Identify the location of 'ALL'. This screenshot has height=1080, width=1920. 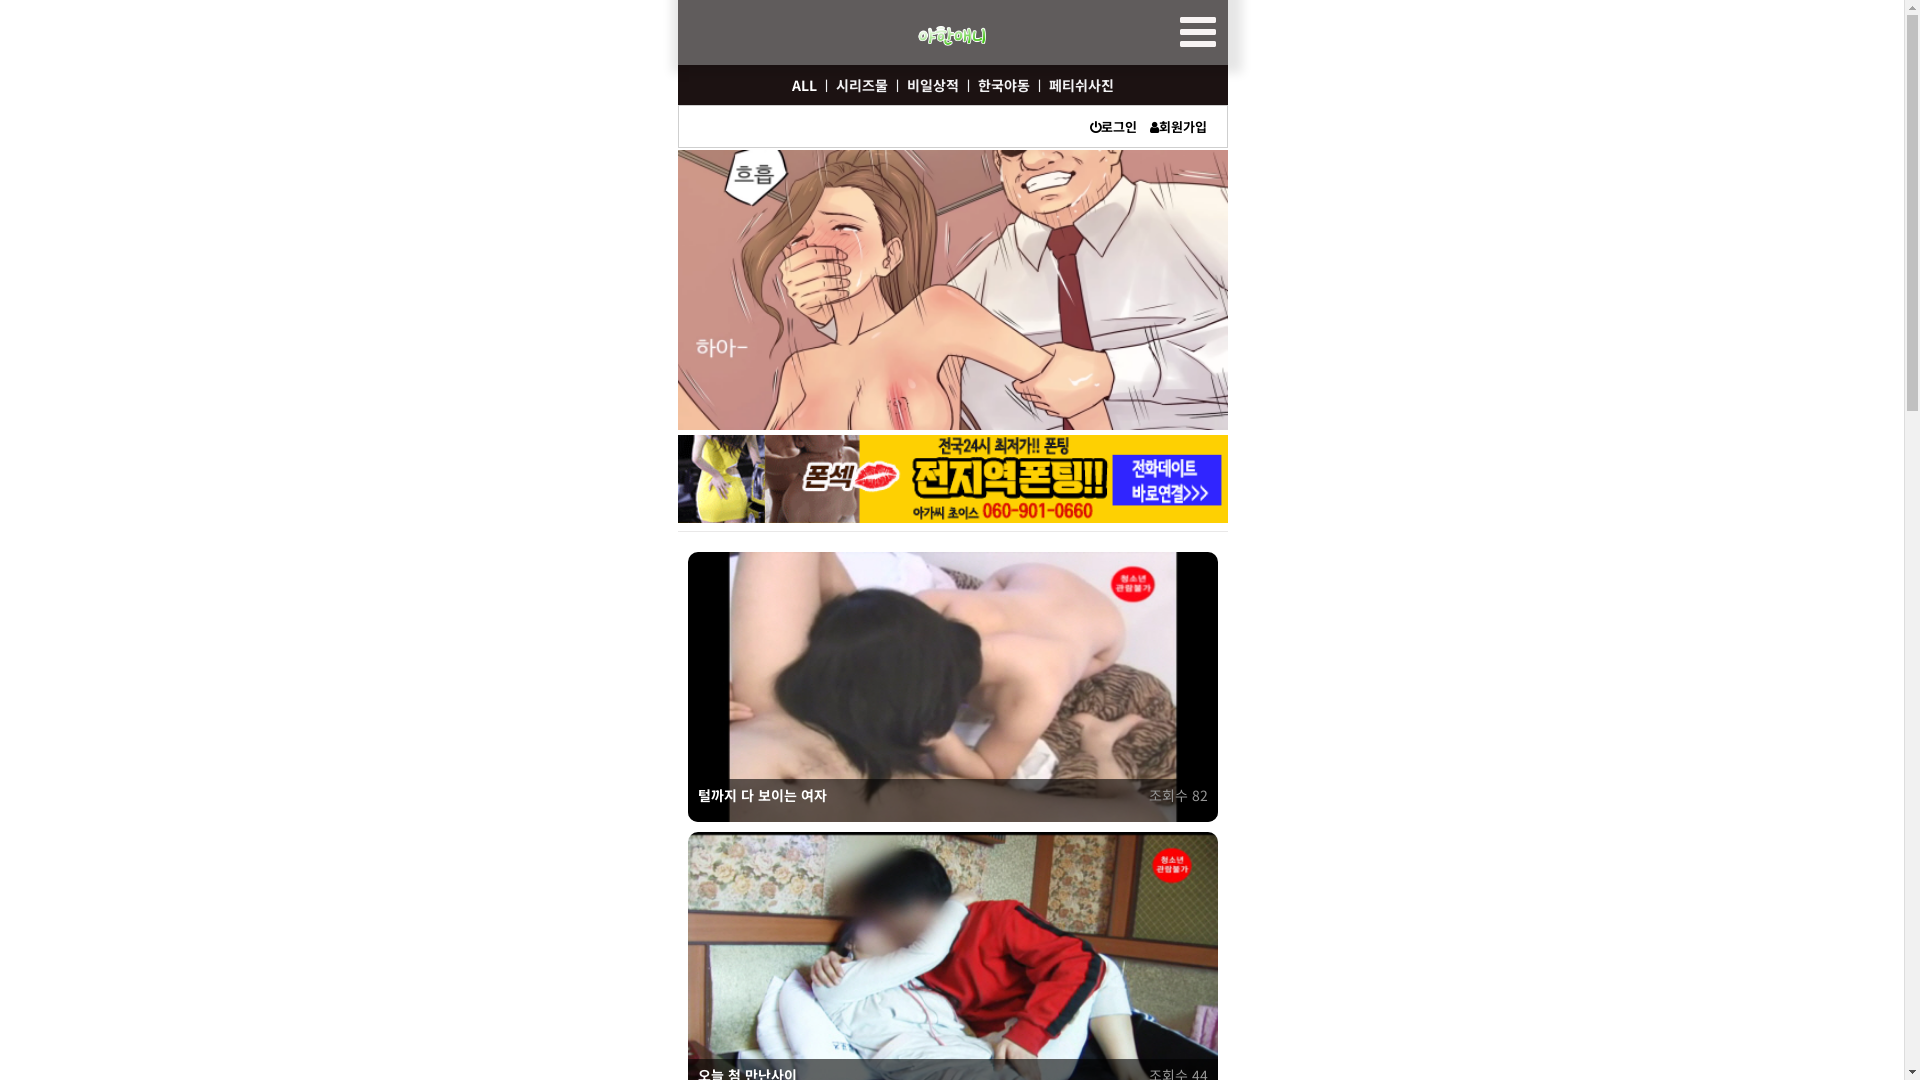
(786, 83).